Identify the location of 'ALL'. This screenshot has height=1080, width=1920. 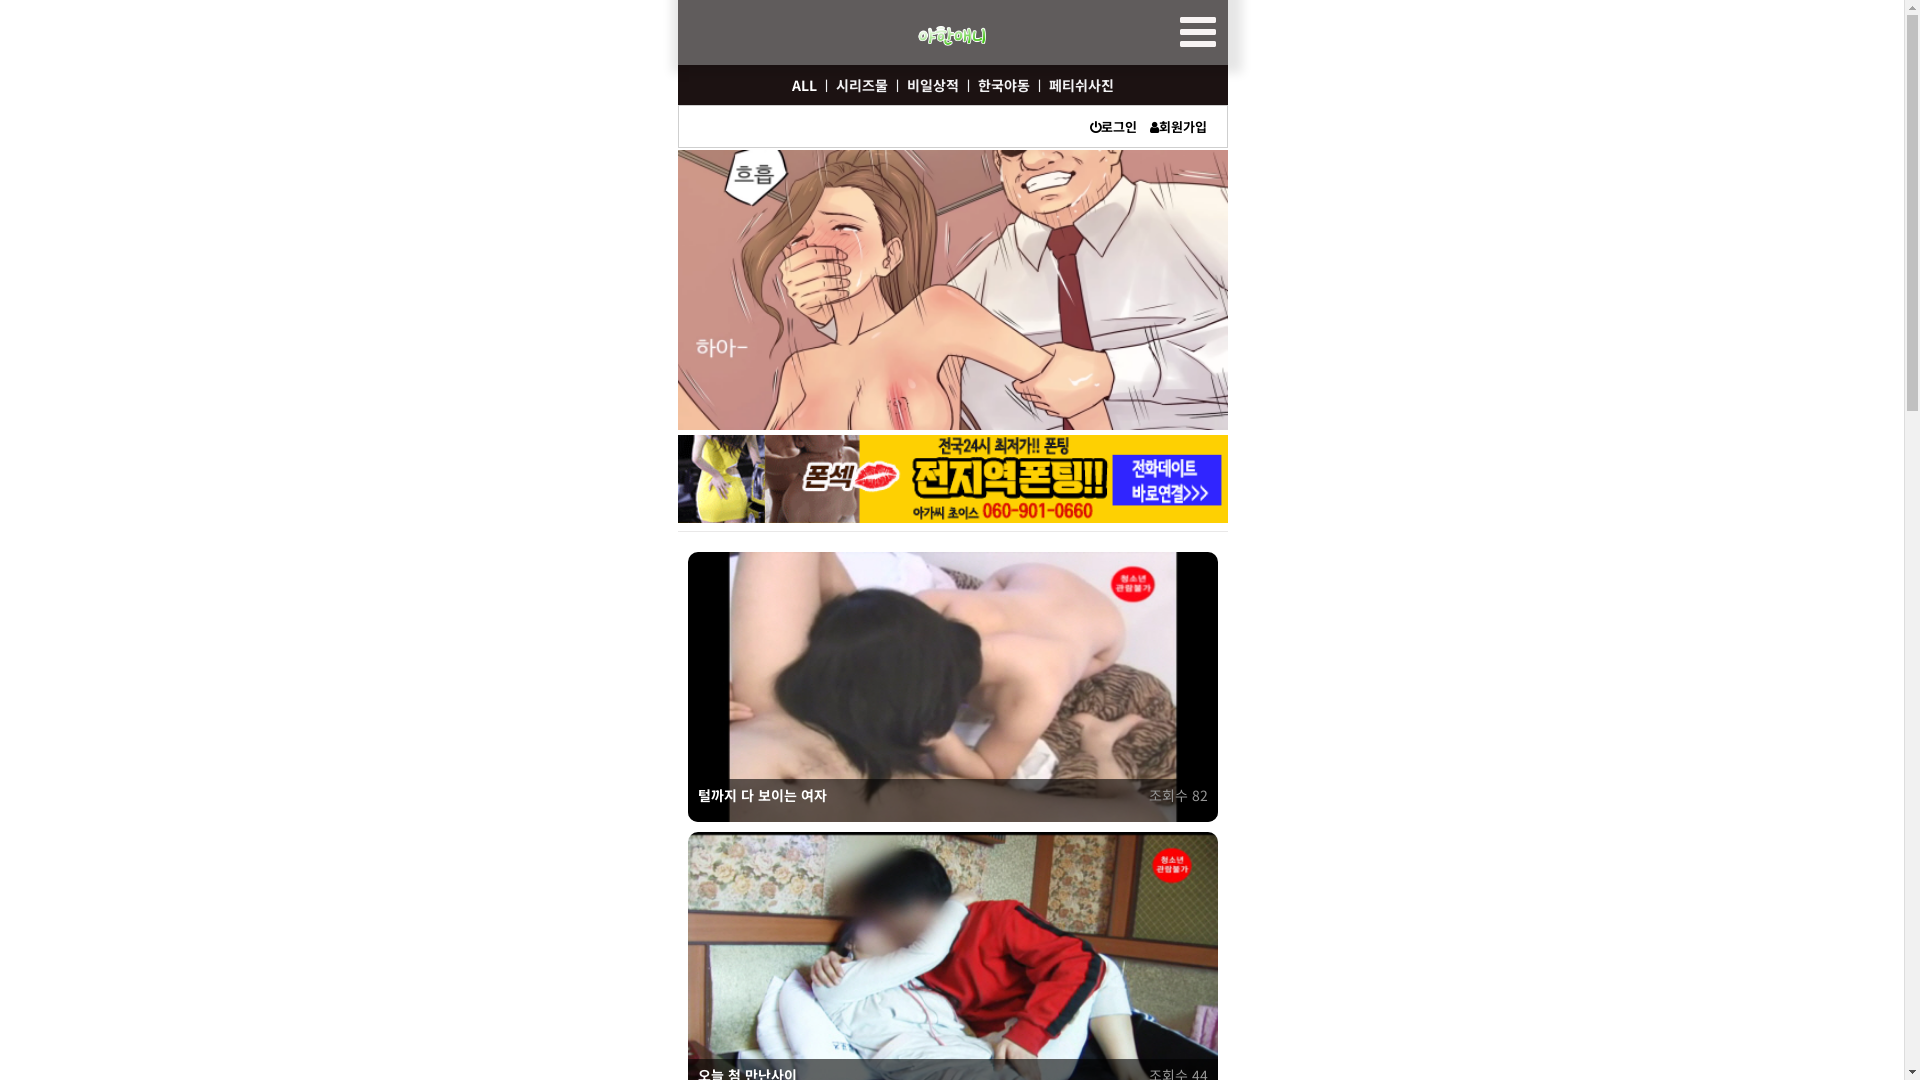
(786, 83).